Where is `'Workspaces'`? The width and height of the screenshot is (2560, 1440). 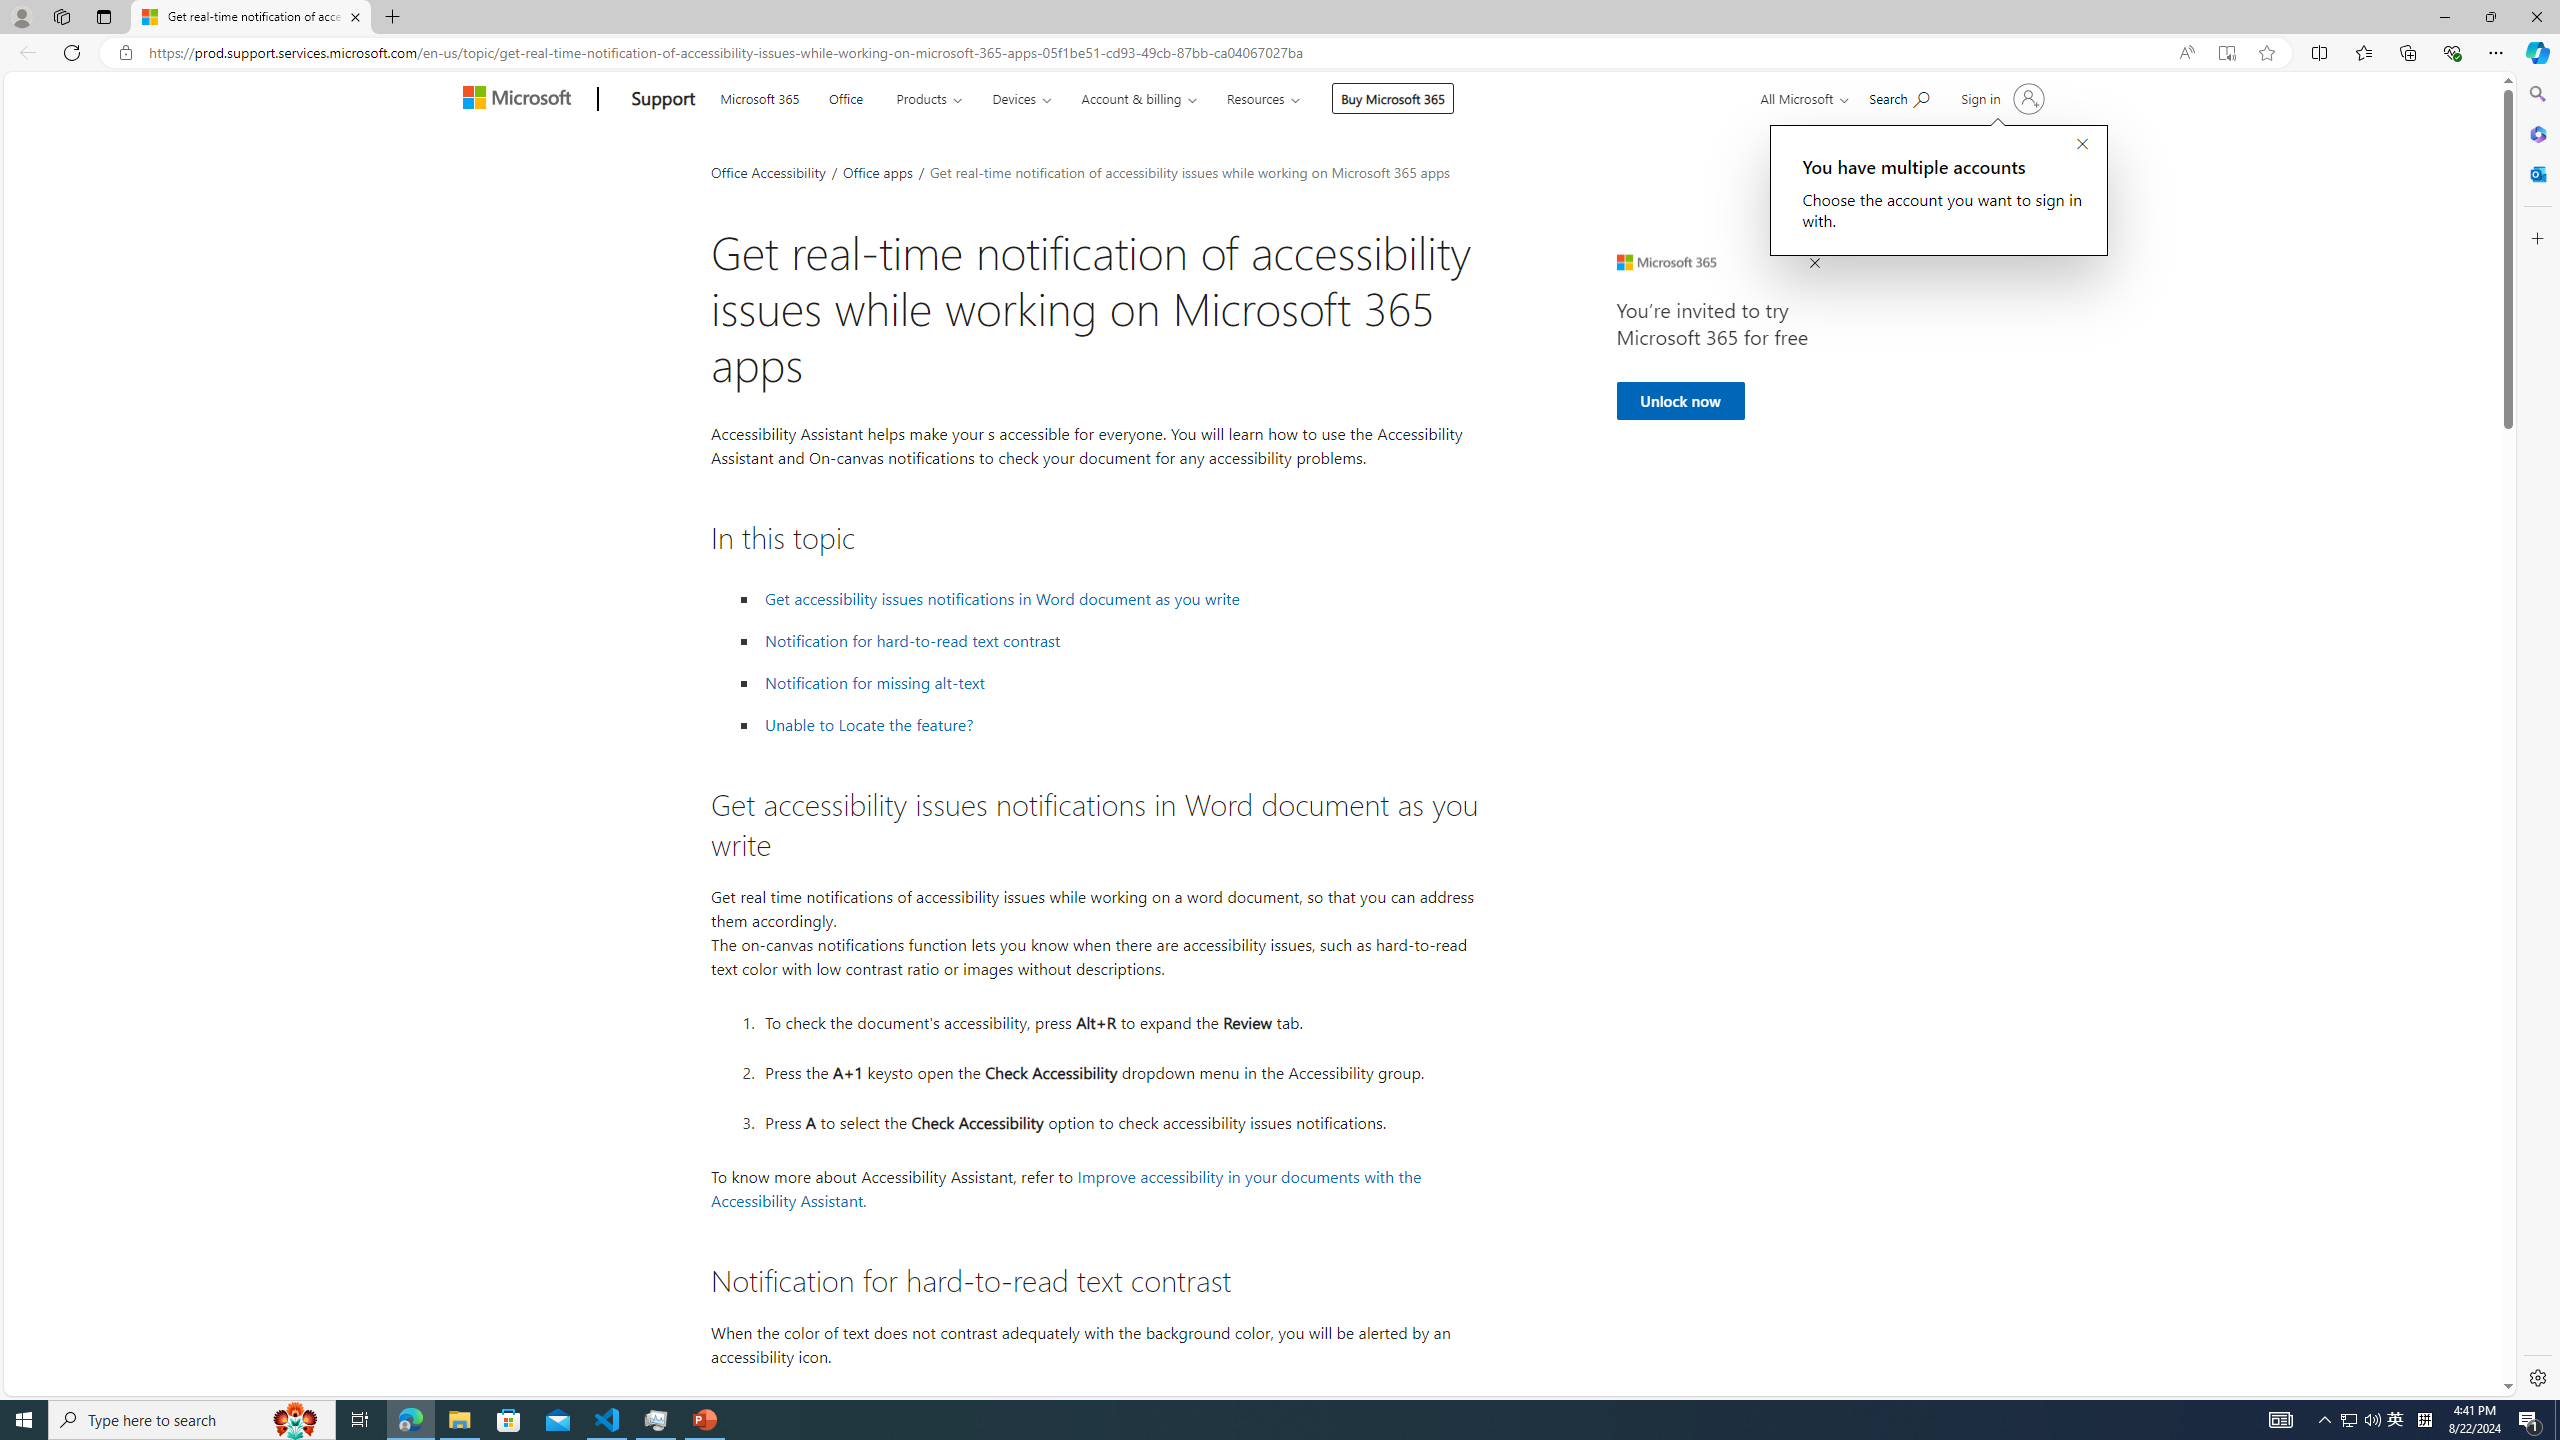
'Workspaces' is located at coordinates (61, 16).